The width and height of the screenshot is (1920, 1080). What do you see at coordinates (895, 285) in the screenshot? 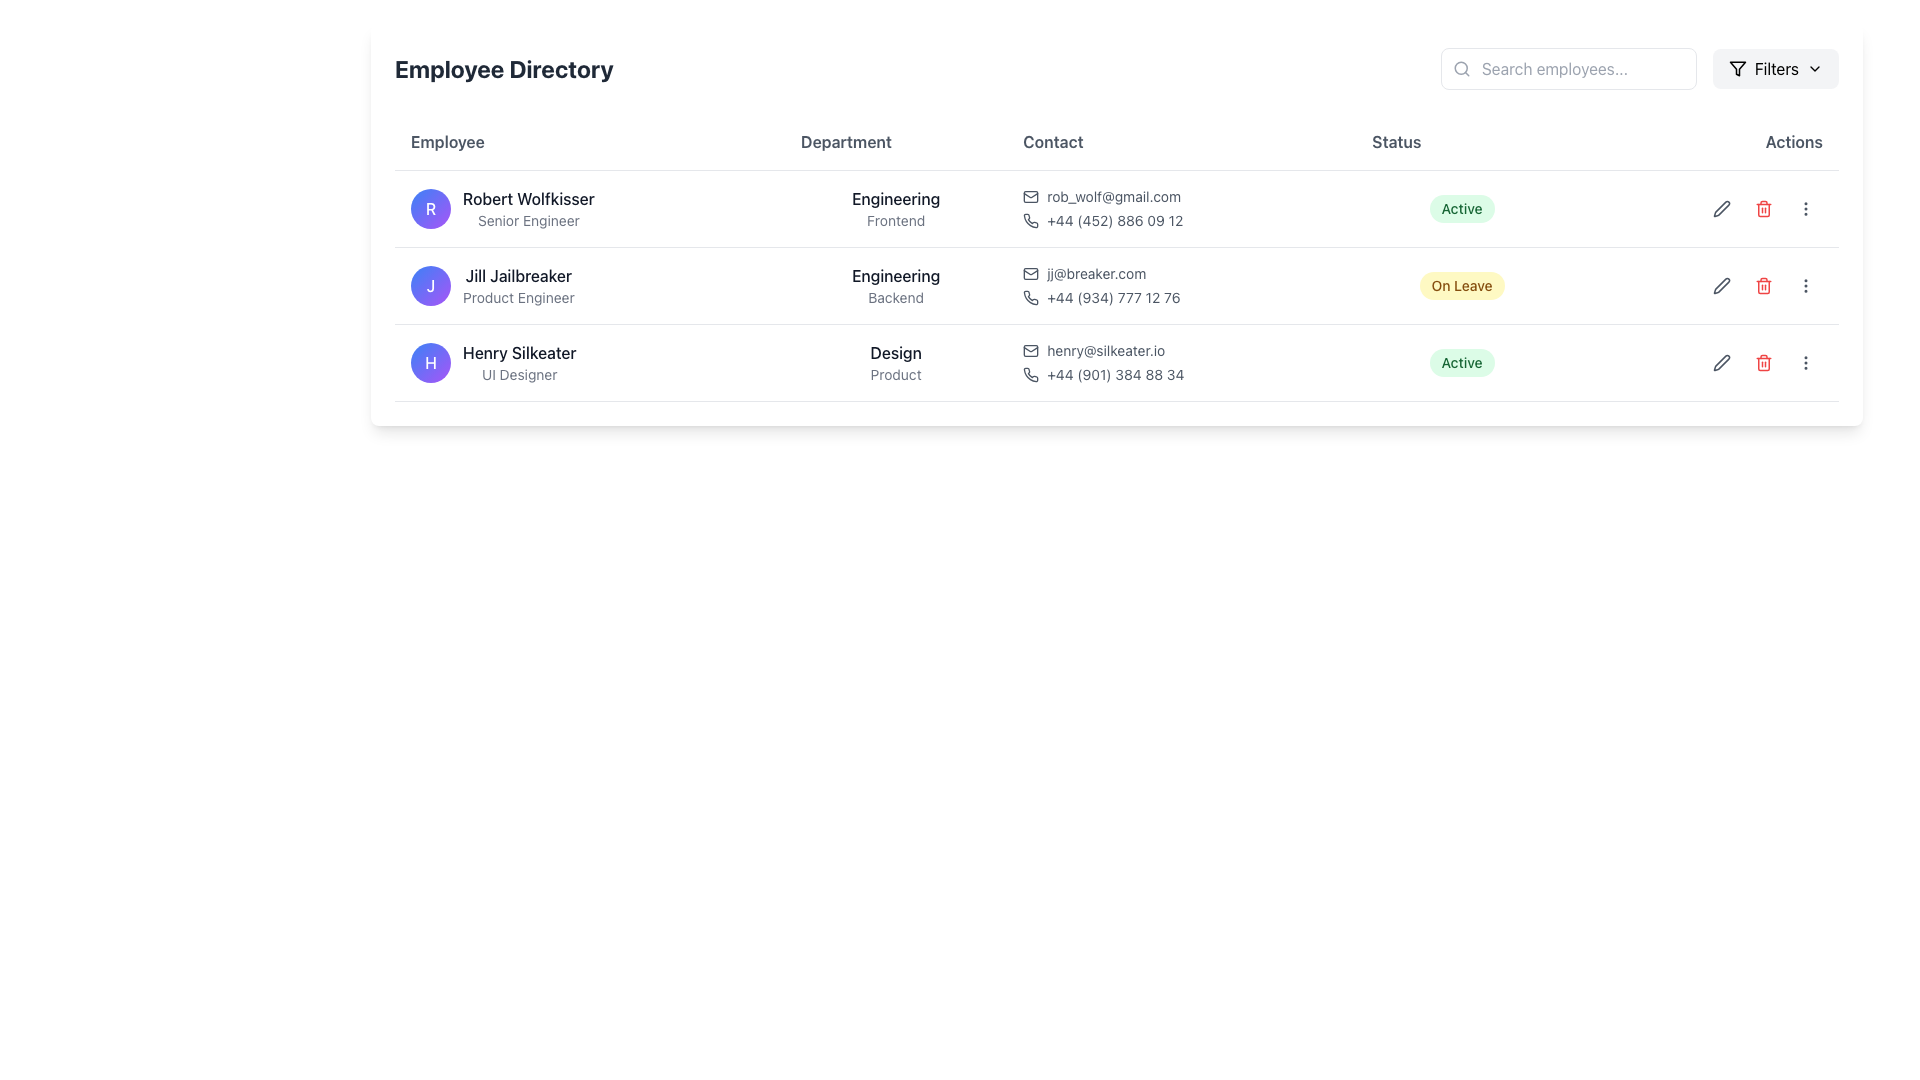
I see `text displayed in the second item under the 'Department' column, which shows 'Engineering' and 'Backend' for the employee 'Jill Jailbreaker'` at bounding box center [895, 285].